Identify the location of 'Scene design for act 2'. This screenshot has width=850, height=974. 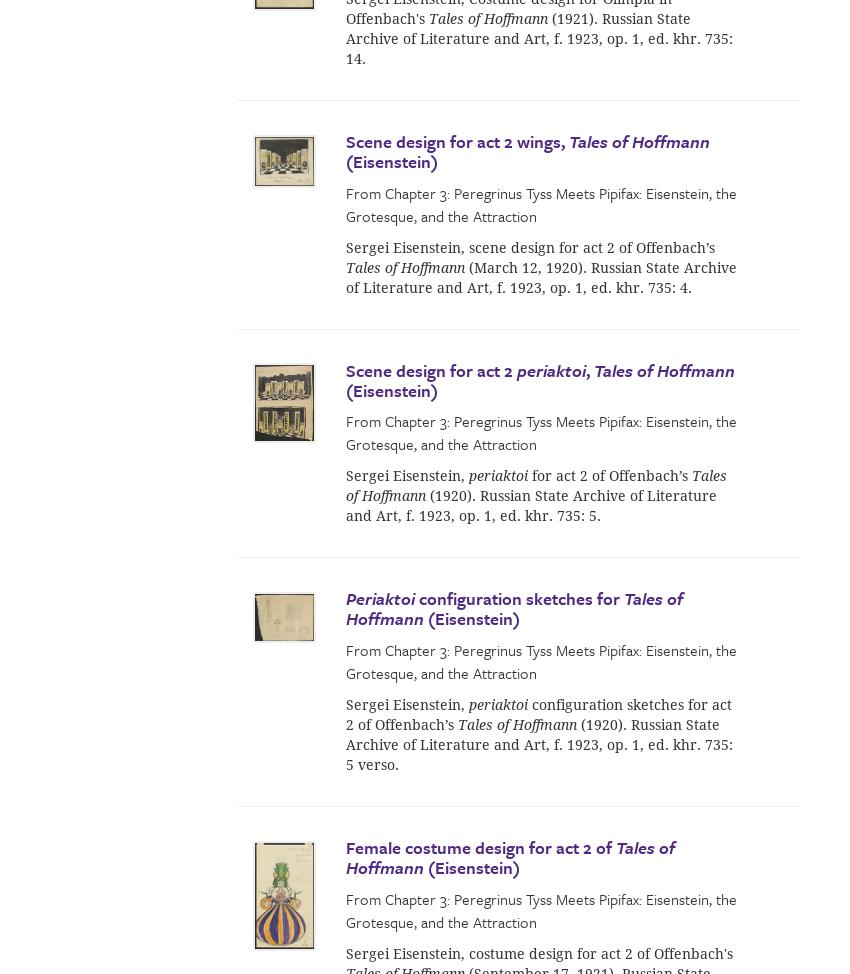
(430, 369).